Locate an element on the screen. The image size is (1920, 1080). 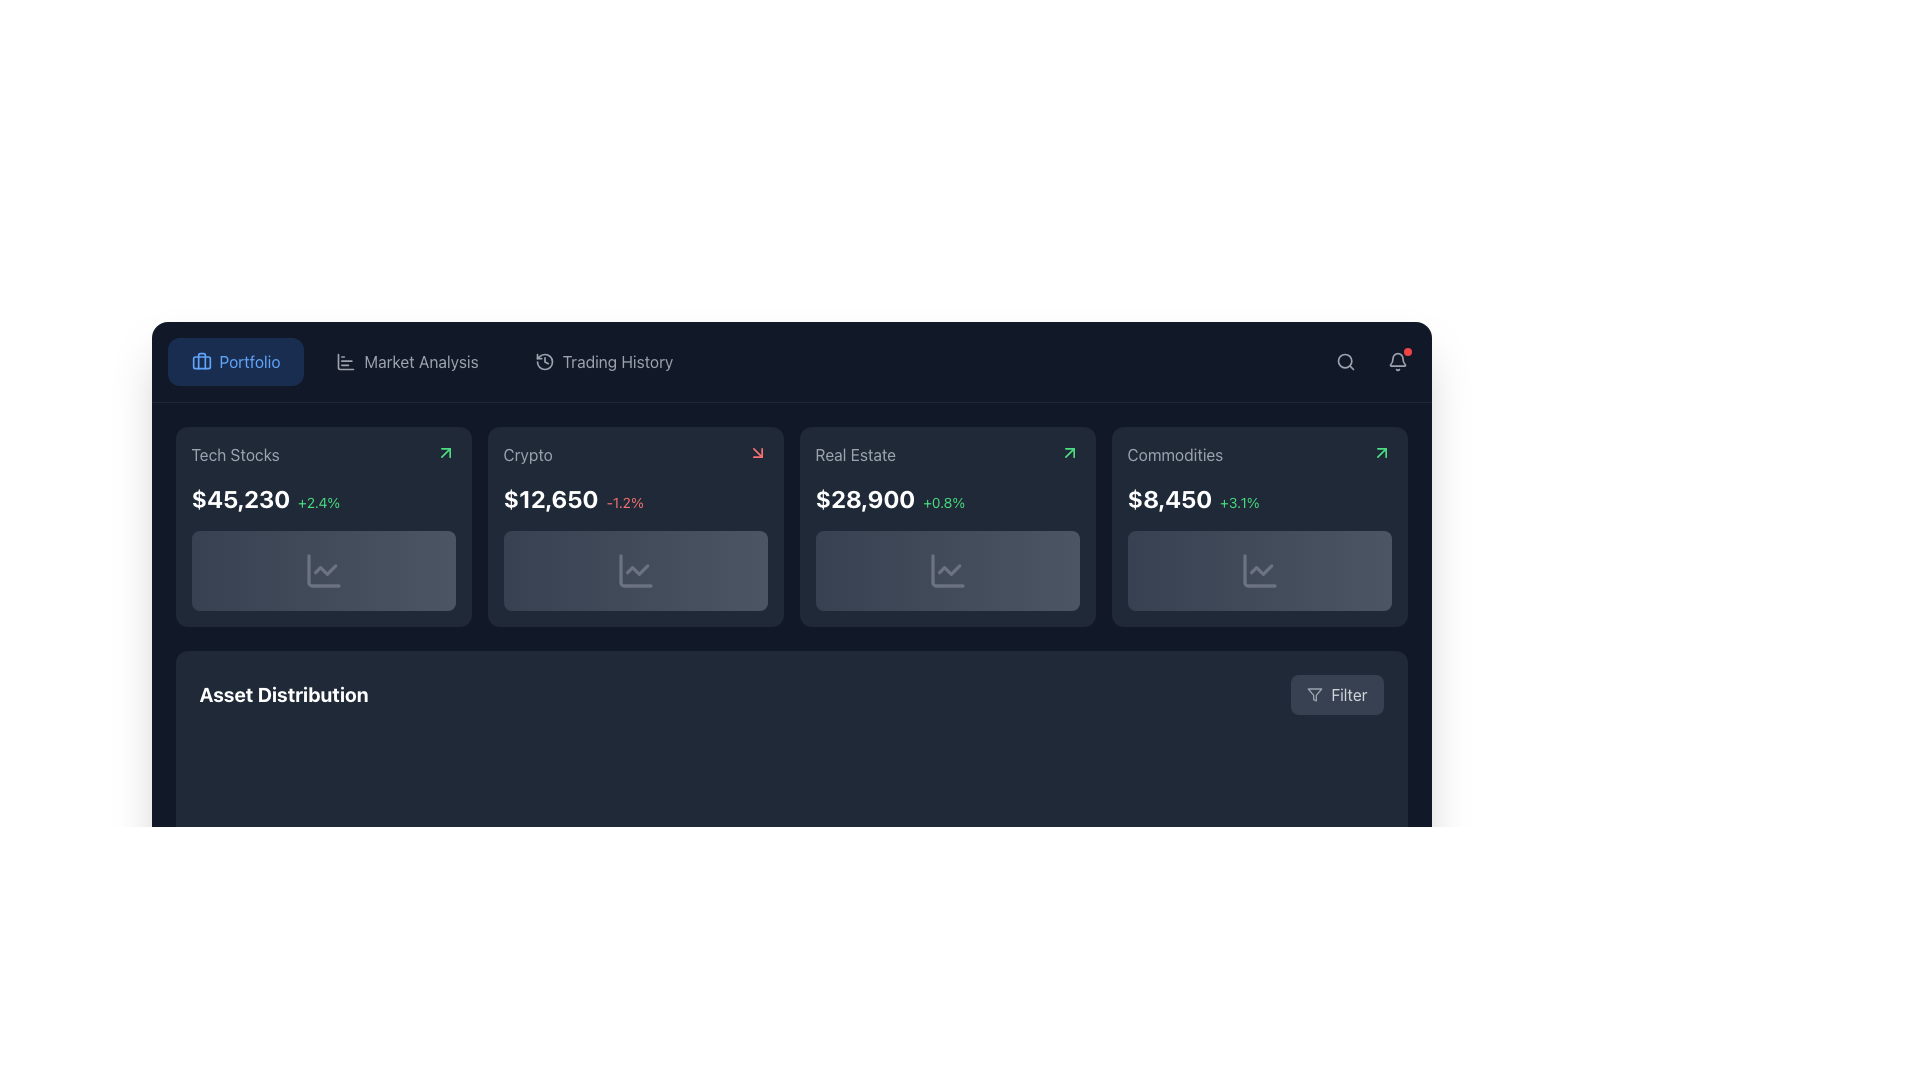
icon resembling a chart line graph, which is centrally placed within the 'Commodities' card located to the right of the 'Real Estate' card is located at coordinates (1258, 570).